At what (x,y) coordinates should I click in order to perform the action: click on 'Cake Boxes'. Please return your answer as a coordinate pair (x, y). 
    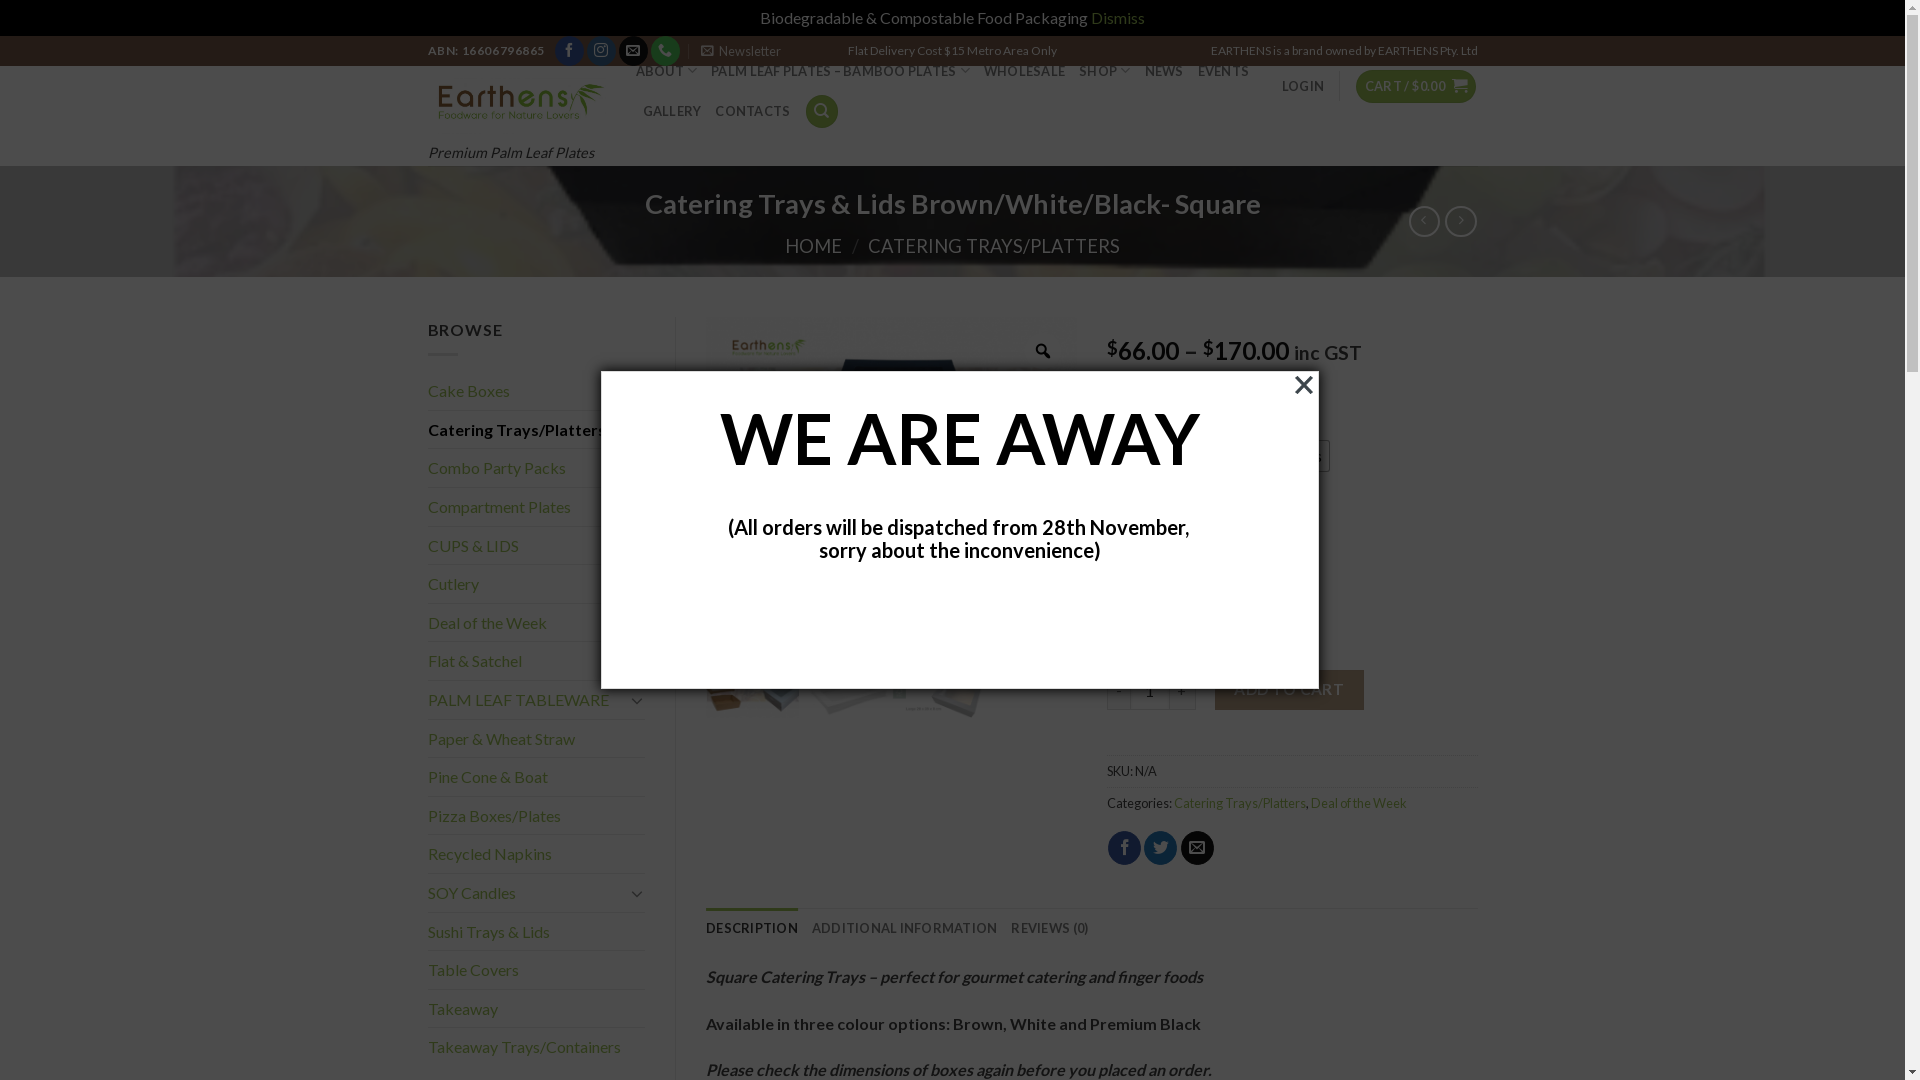
    Looking at the image, I should click on (537, 390).